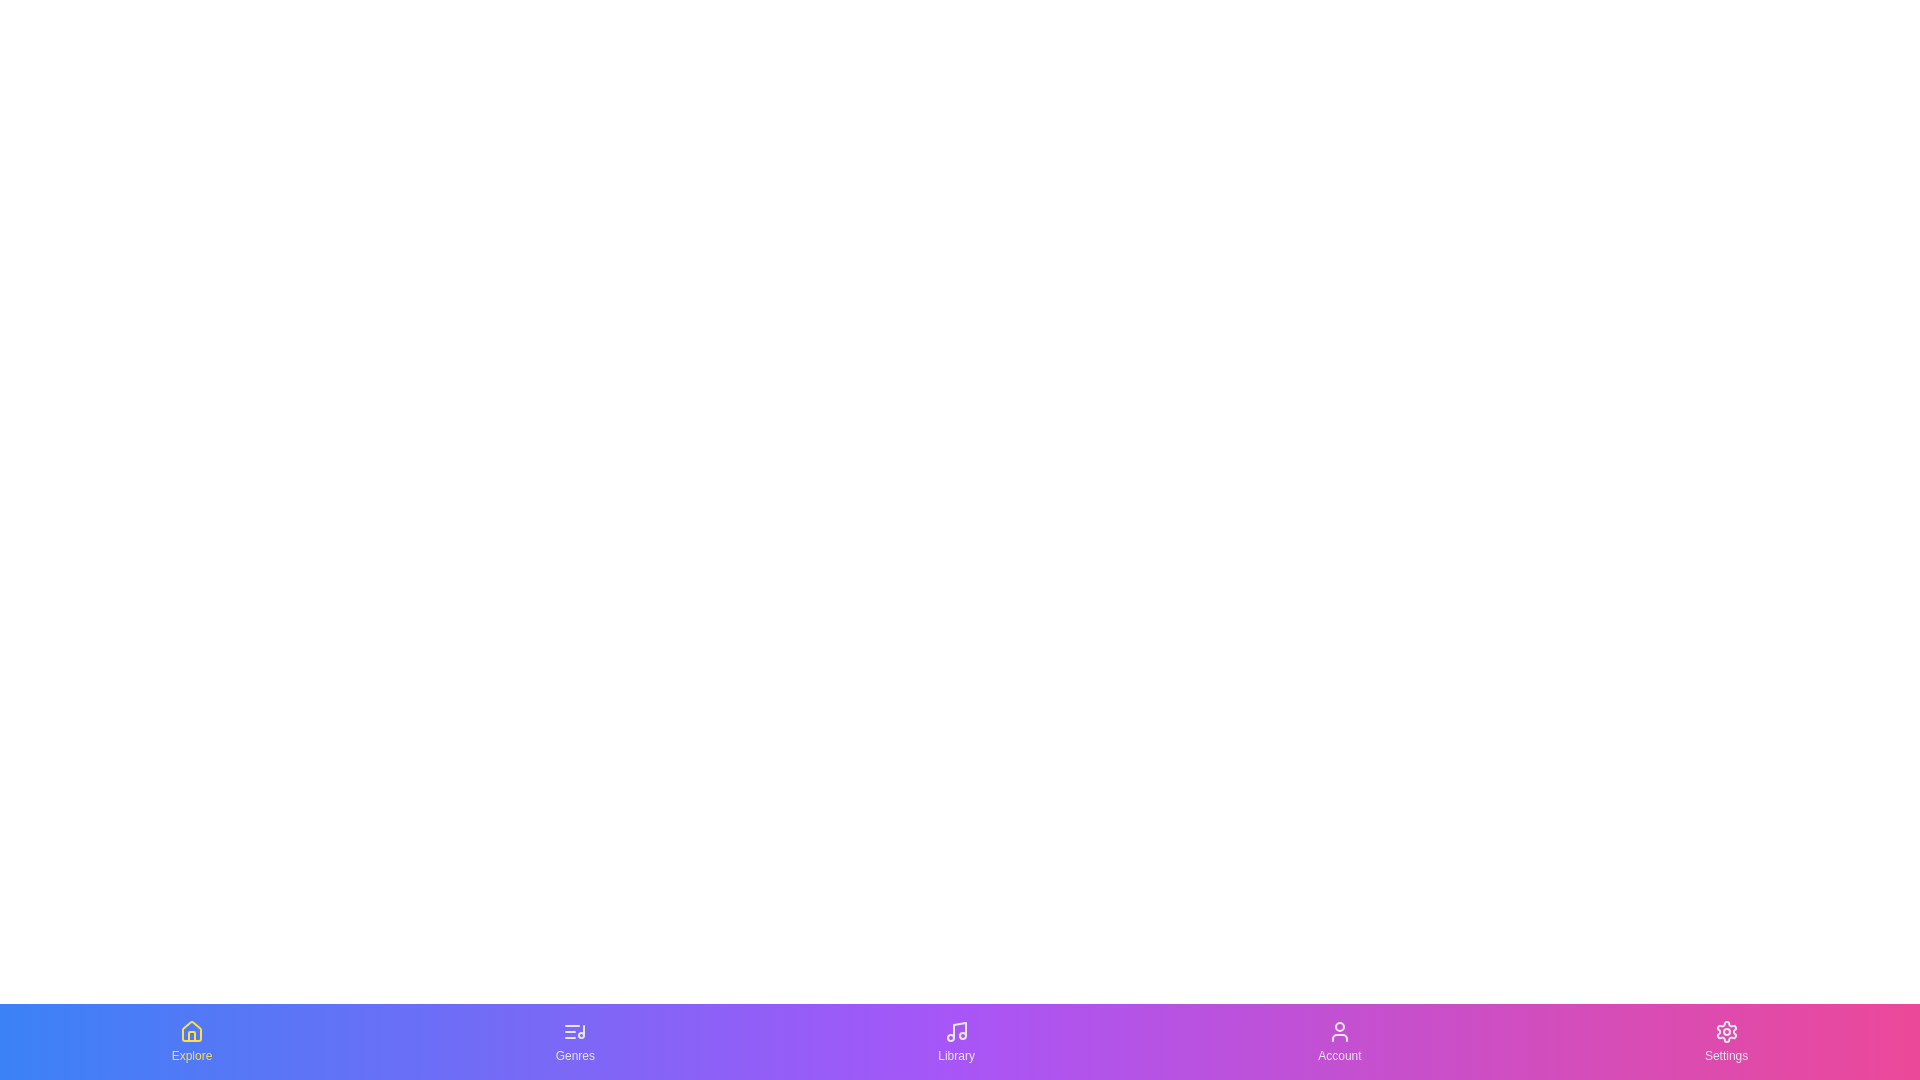 This screenshot has height=1080, width=1920. I want to click on the Settings tab to observe the hover effect, so click(1725, 1040).